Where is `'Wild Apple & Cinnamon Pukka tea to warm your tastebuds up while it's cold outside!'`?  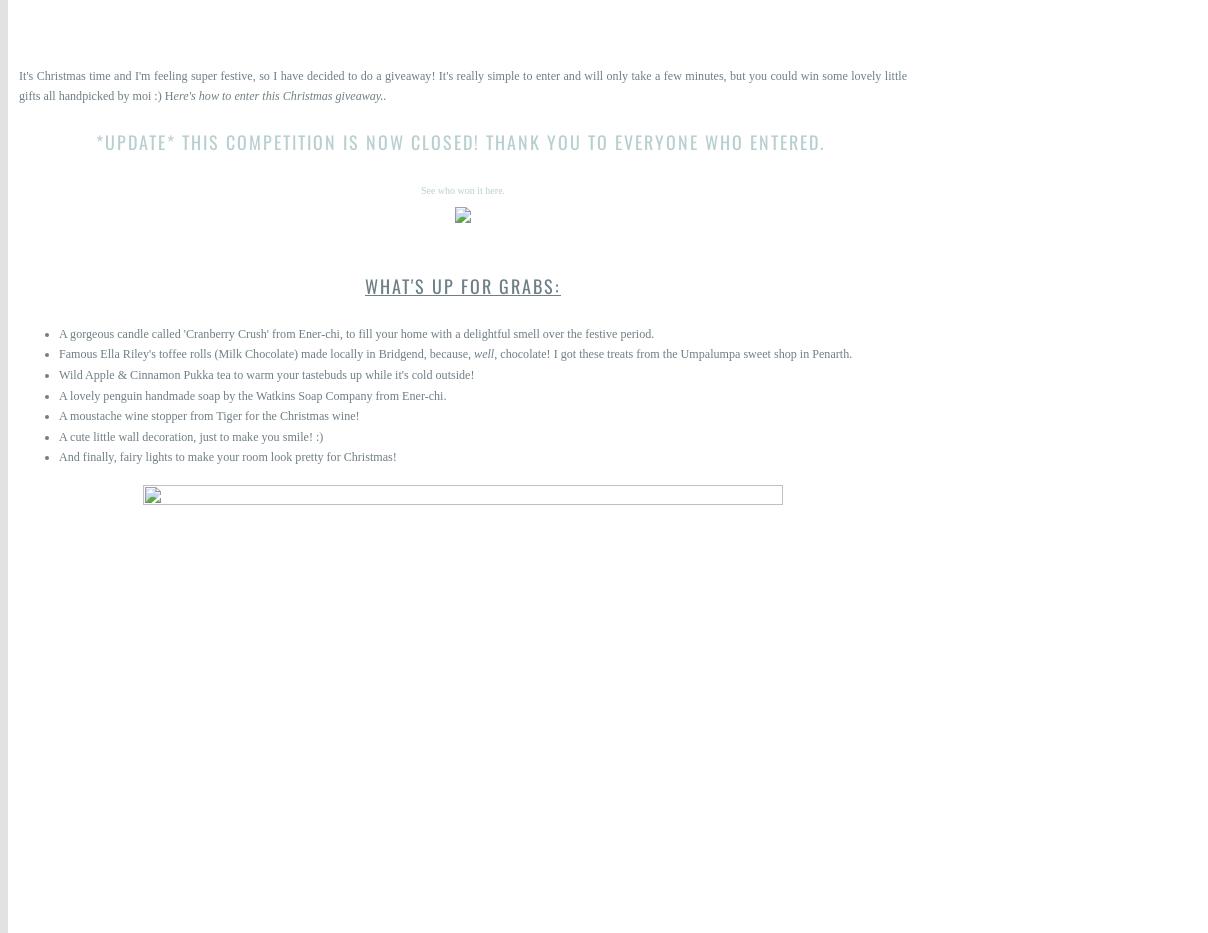 'Wild Apple & Cinnamon Pukka tea to warm your tastebuds up while it's cold outside!' is located at coordinates (266, 374).